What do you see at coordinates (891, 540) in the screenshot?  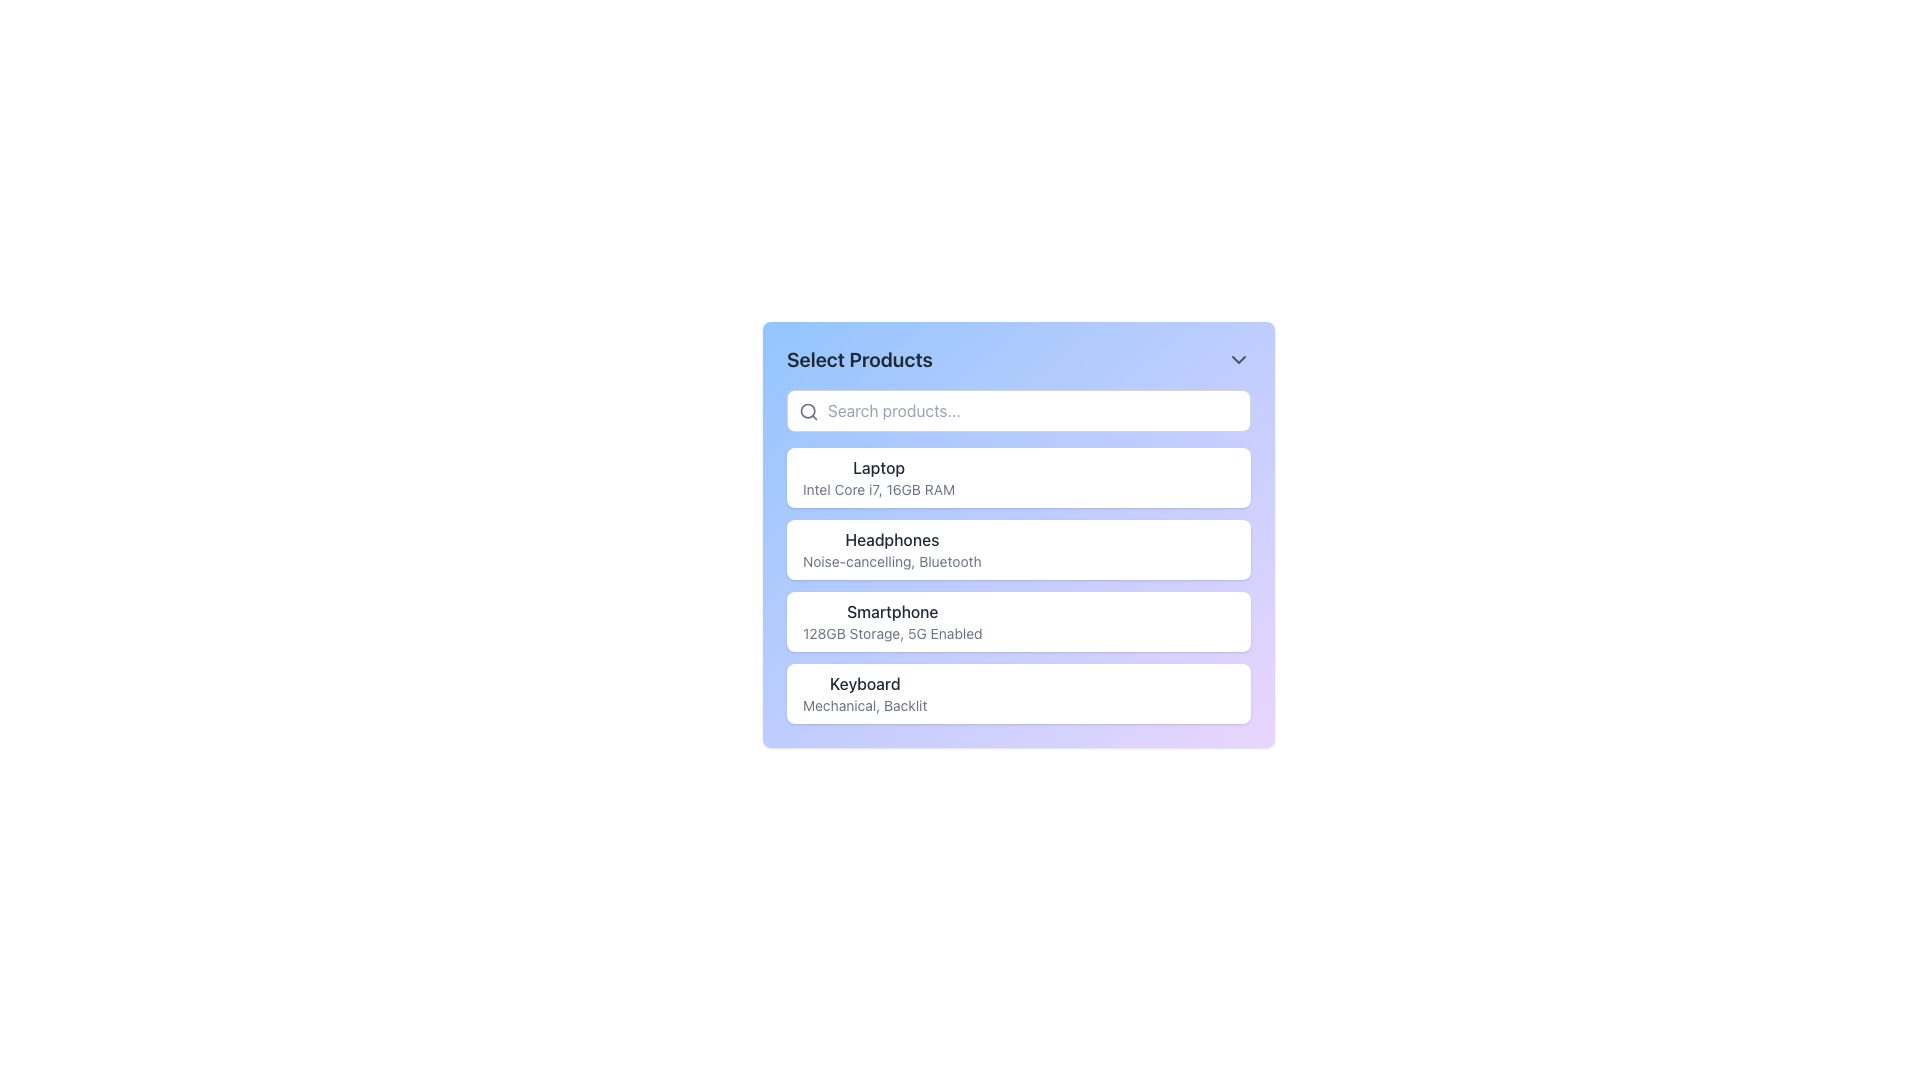 I see `the textual element displaying 'Headphones' in bold, dark gray font, which is the primary title of the second item in the selection card interface` at bounding box center [891, 540].